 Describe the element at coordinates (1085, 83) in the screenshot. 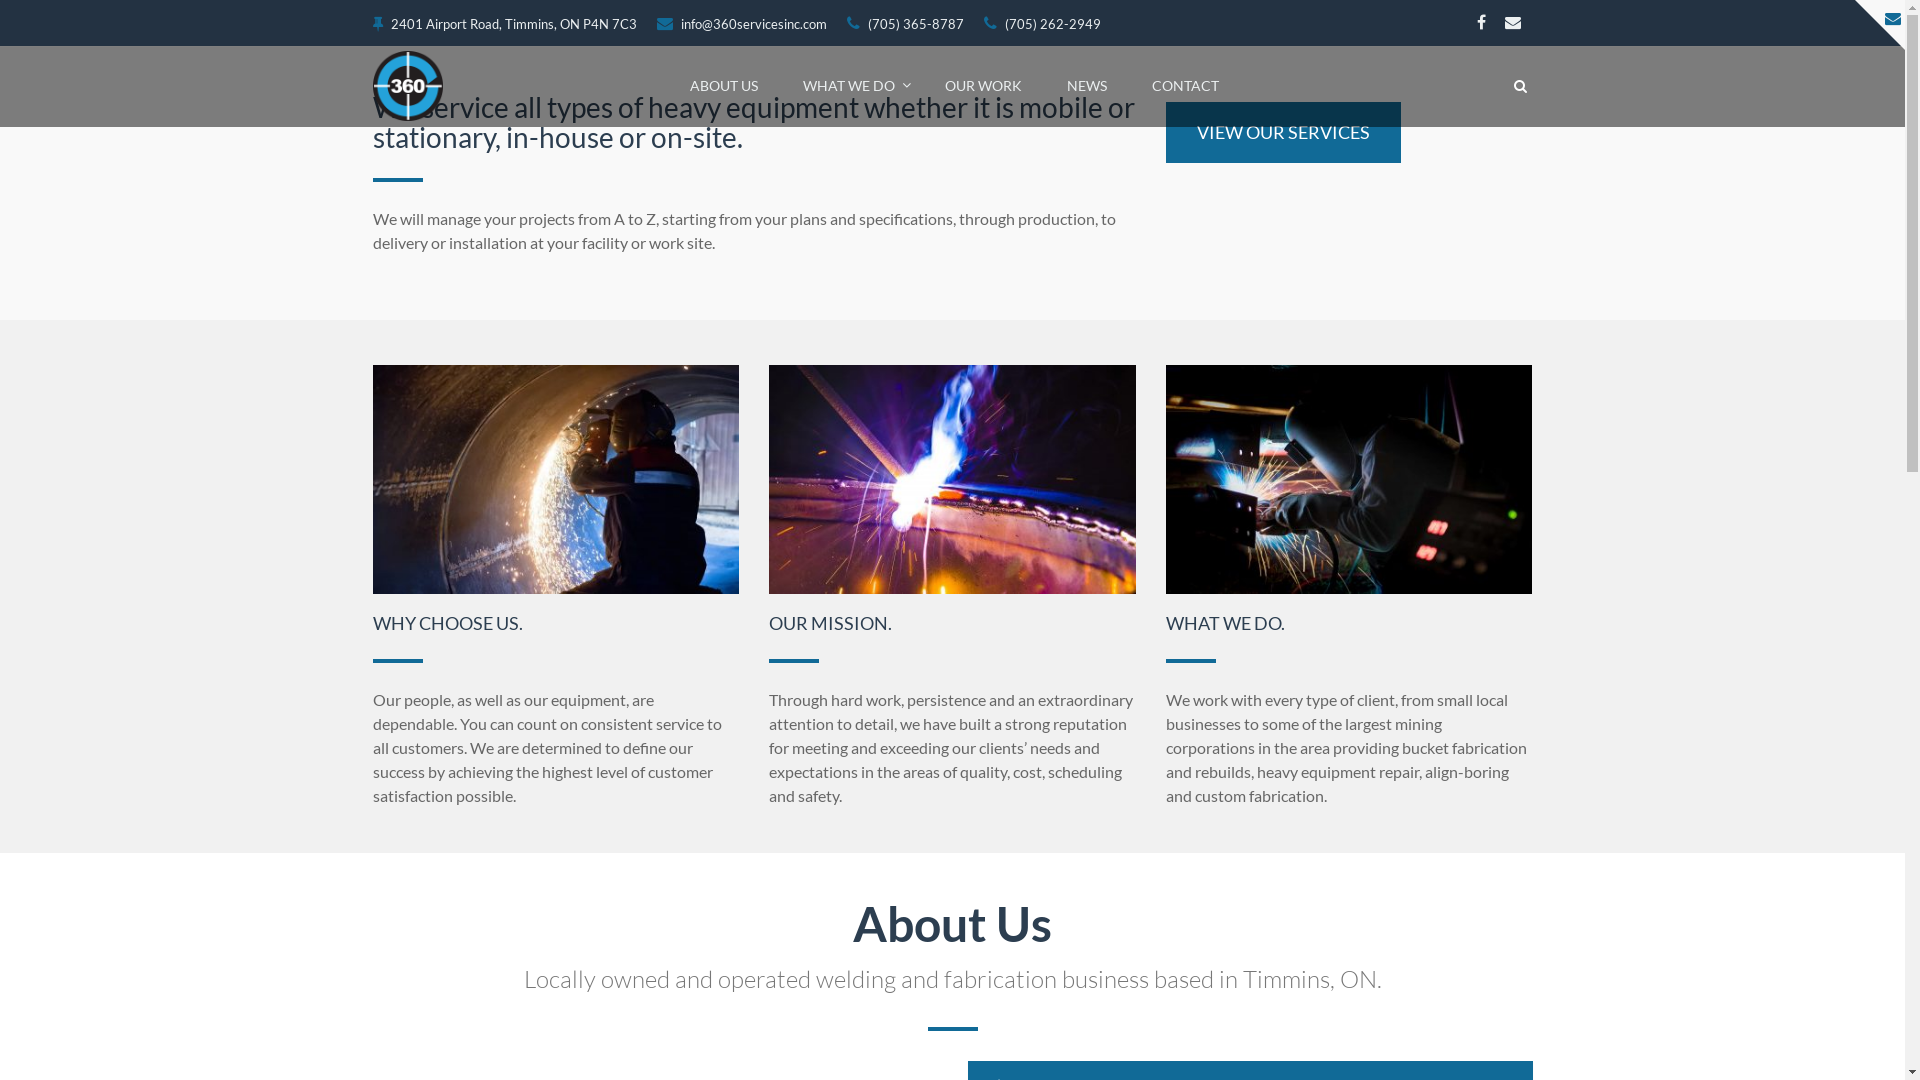

I see `'NEWS'` at that location.